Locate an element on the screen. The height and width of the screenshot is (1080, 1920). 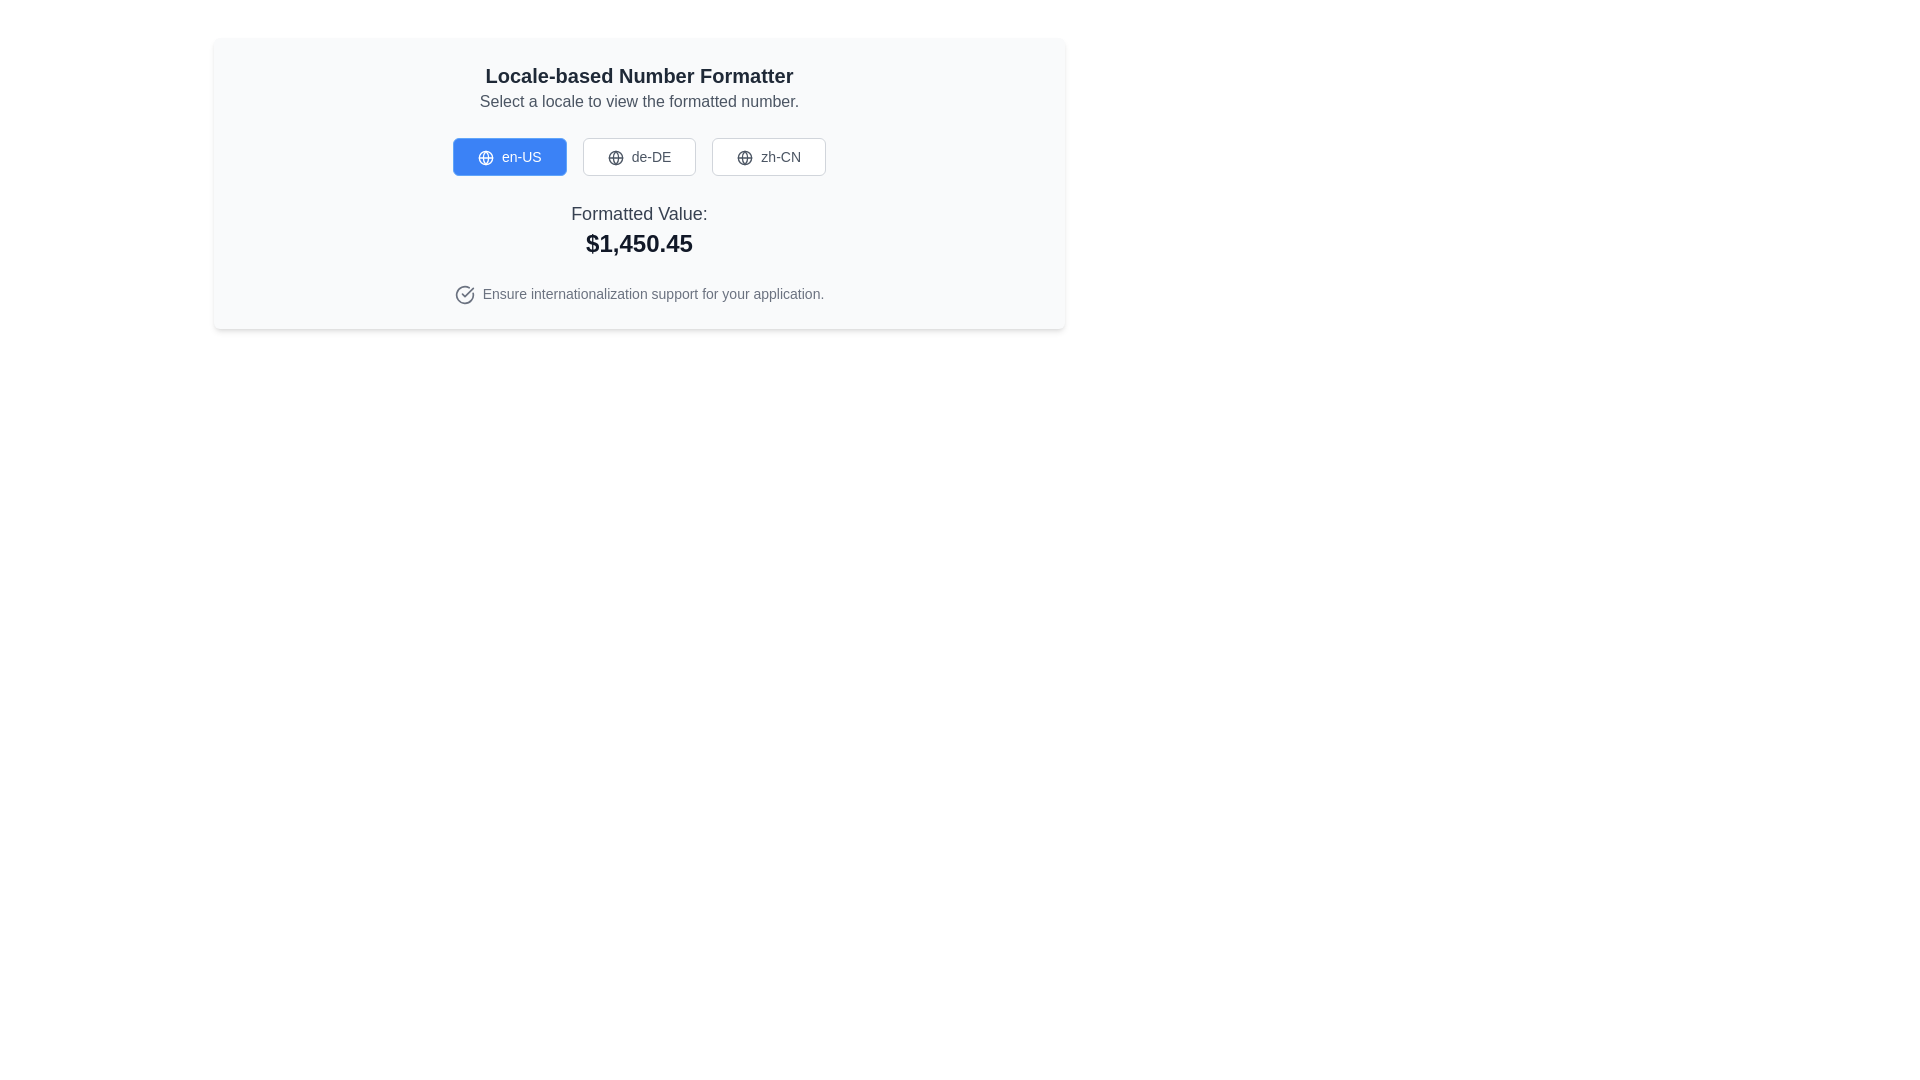
the globe icon is located at coordinates (614, 157).